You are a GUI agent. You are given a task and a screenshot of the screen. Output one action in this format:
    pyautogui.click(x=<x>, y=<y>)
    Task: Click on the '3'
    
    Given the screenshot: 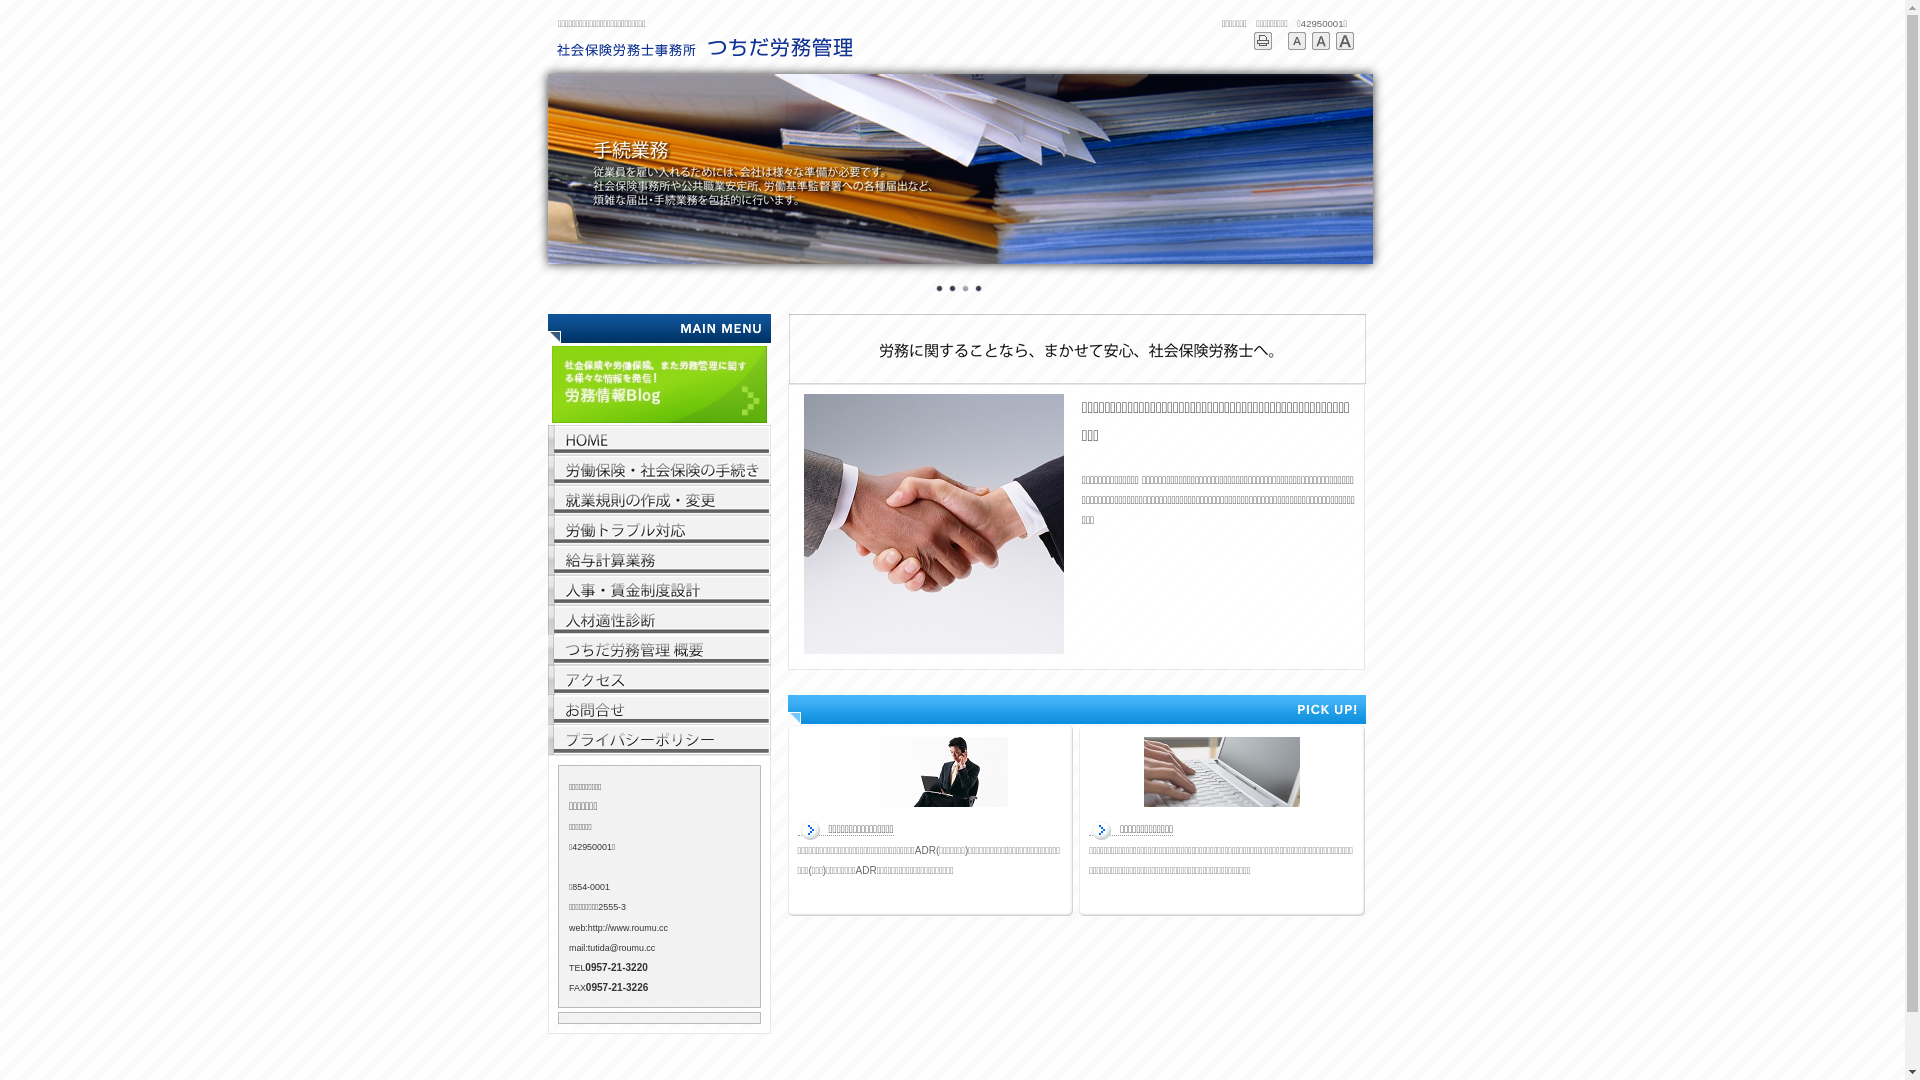 What is the action you would take?
    pyautogui.click(x=964, y=289)
    